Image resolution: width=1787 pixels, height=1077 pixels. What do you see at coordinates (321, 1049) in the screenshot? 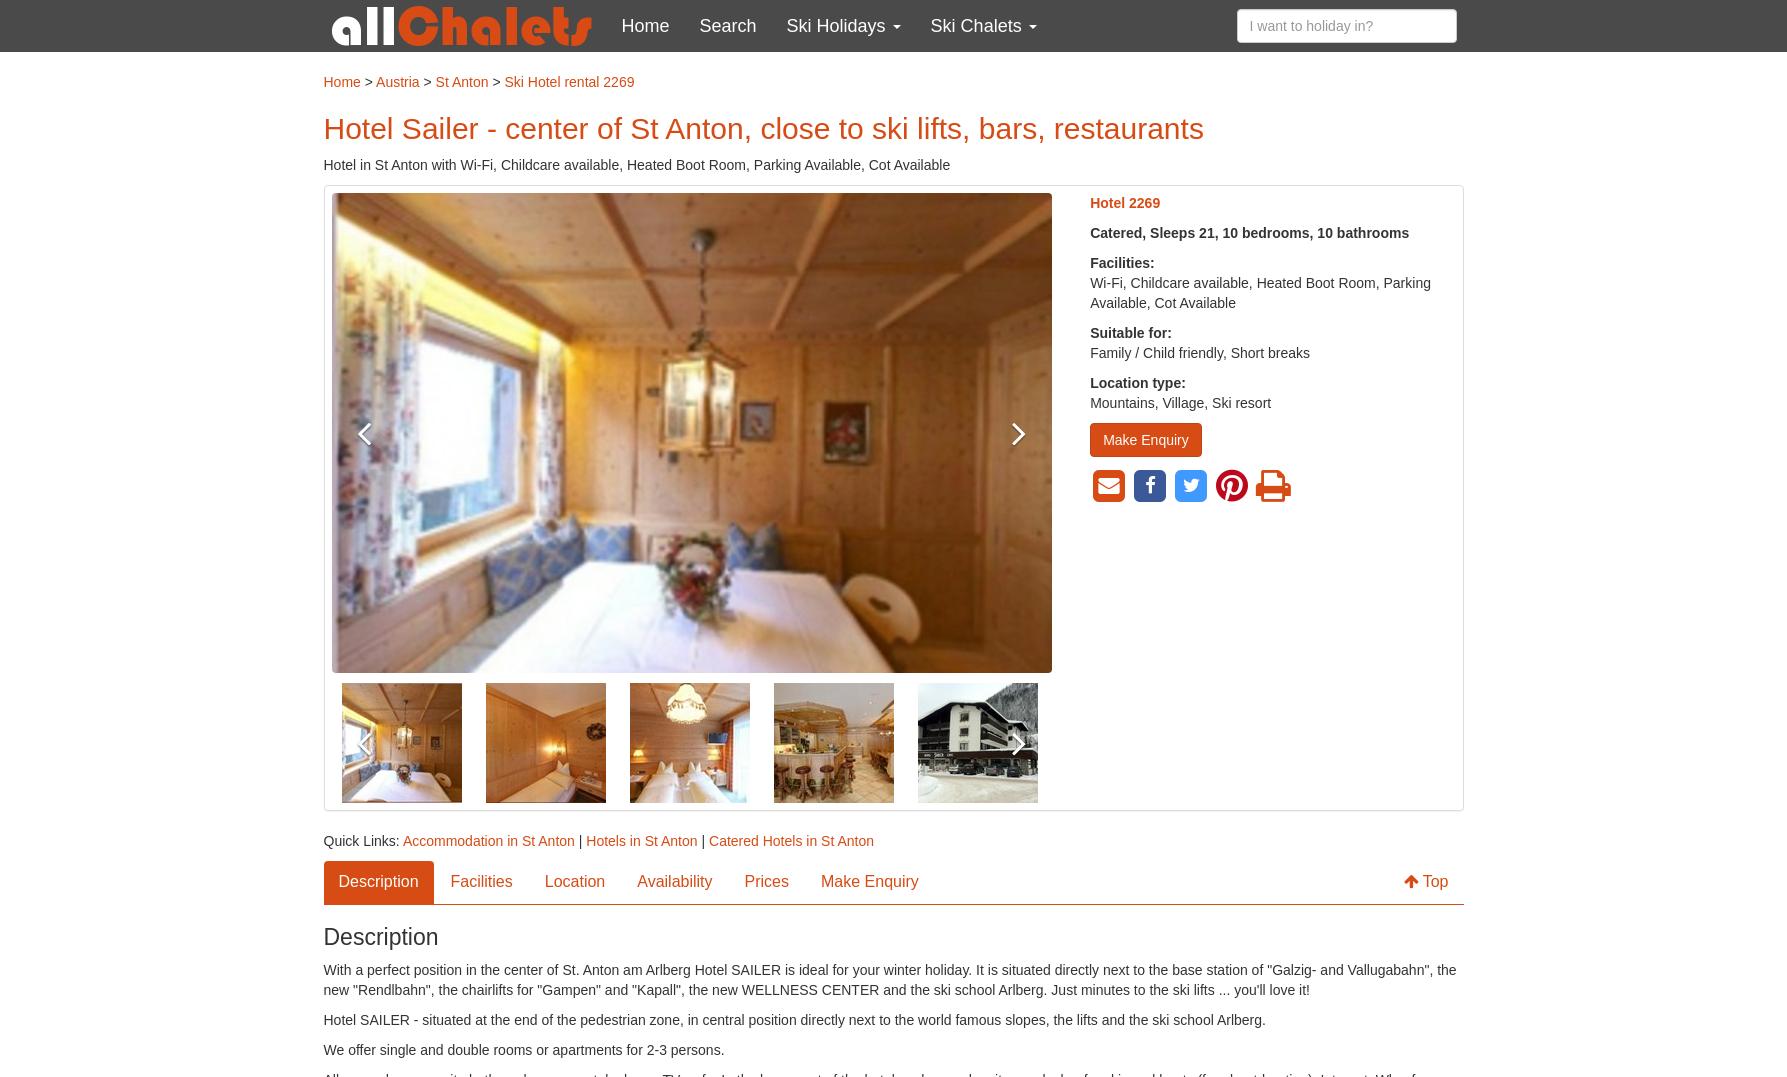
I see `'We offer single and double rooms or apartments for 2-3 persons.'` at bounding box center [321, 1049].